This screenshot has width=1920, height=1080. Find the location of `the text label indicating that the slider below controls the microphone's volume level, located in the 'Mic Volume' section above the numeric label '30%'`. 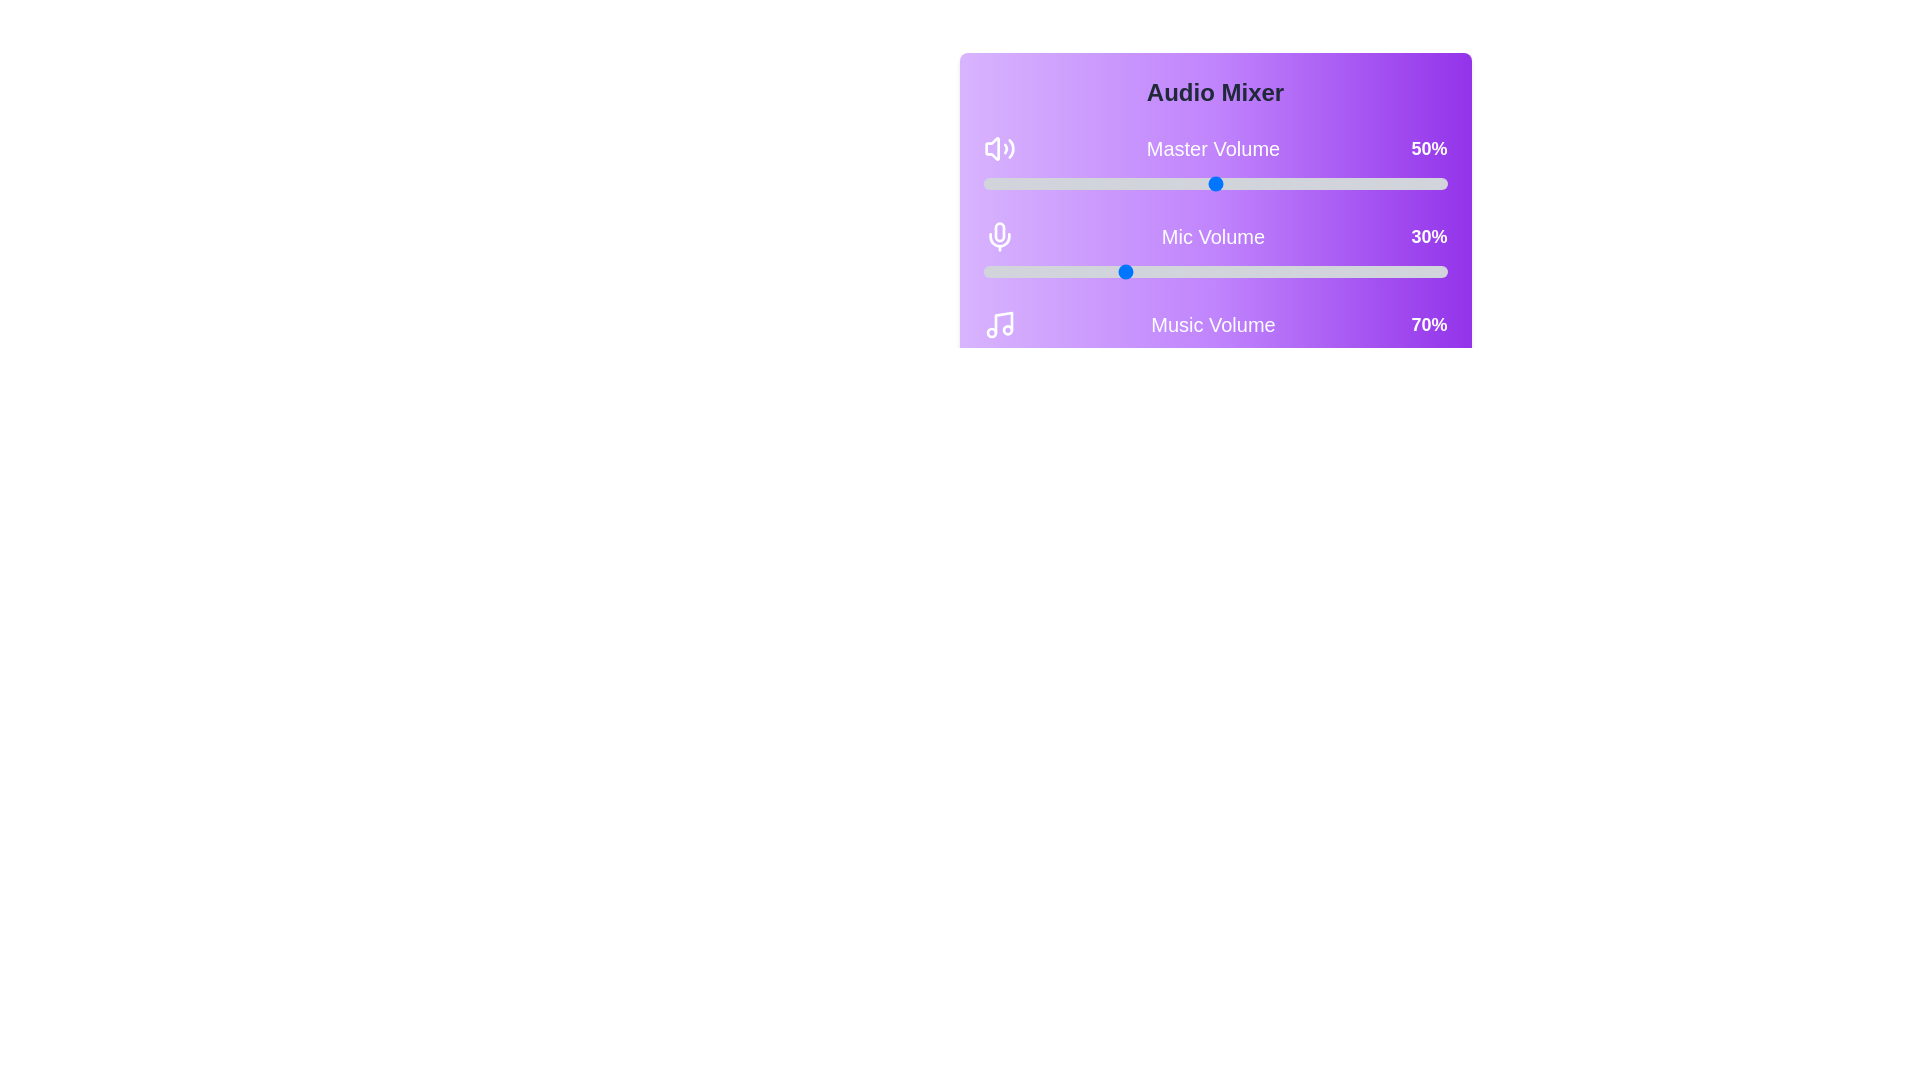

the text label indicating that the slider below controls the microphone's volume level, located in the 'Mic Volume' section above the numeric label '30%' is located at coordinates (1212, 235).